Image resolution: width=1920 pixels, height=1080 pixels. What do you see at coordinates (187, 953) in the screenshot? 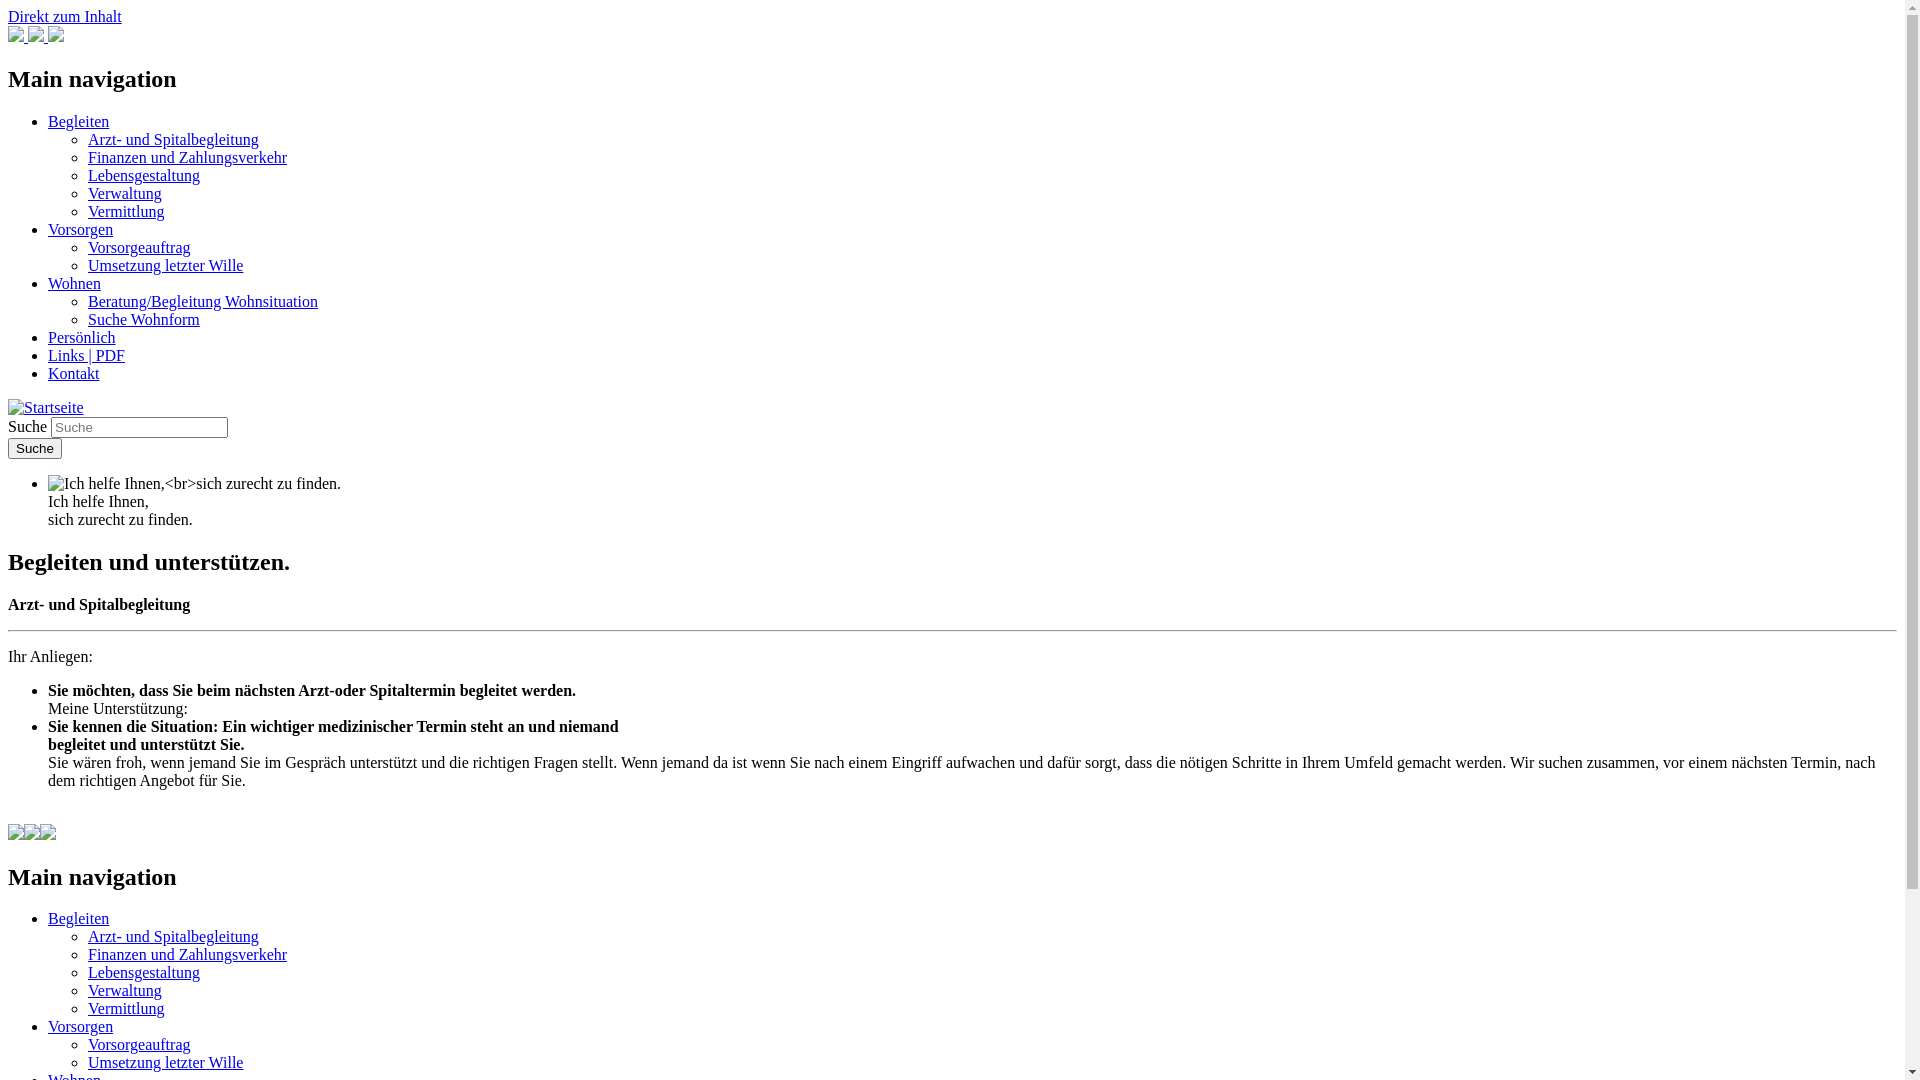
I see `'Finanzen und Zahlungsverkehr'` at bounding box center [187, 953].